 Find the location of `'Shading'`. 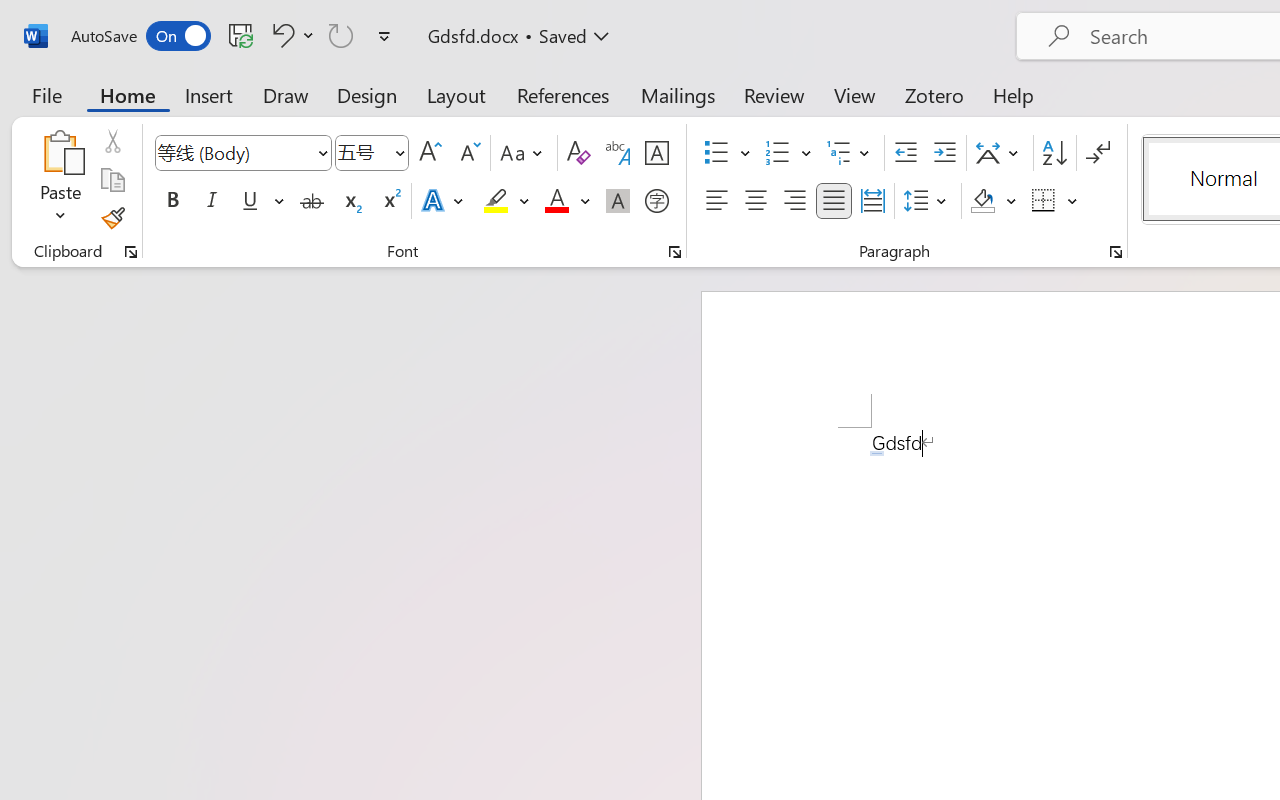

'Shading' is located at coordinates (993, 201).